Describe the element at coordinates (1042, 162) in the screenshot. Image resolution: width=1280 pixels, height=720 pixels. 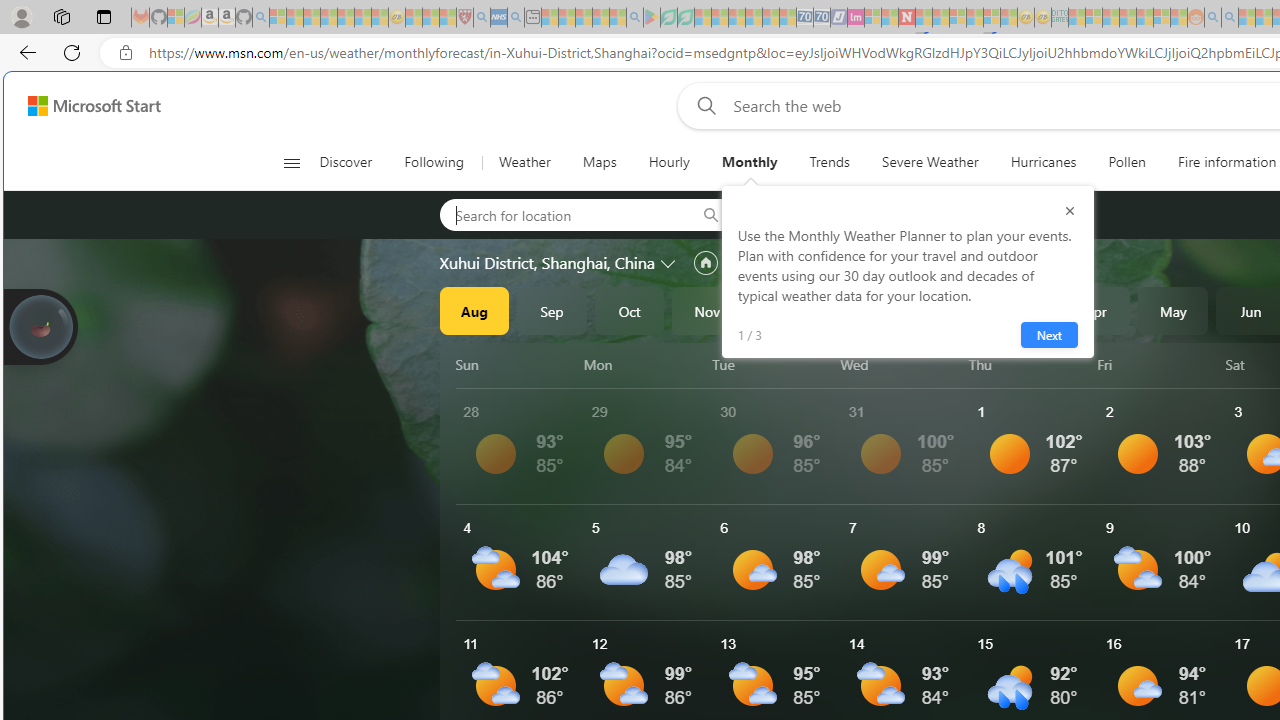
I see `'Hurricanes'` at that location.